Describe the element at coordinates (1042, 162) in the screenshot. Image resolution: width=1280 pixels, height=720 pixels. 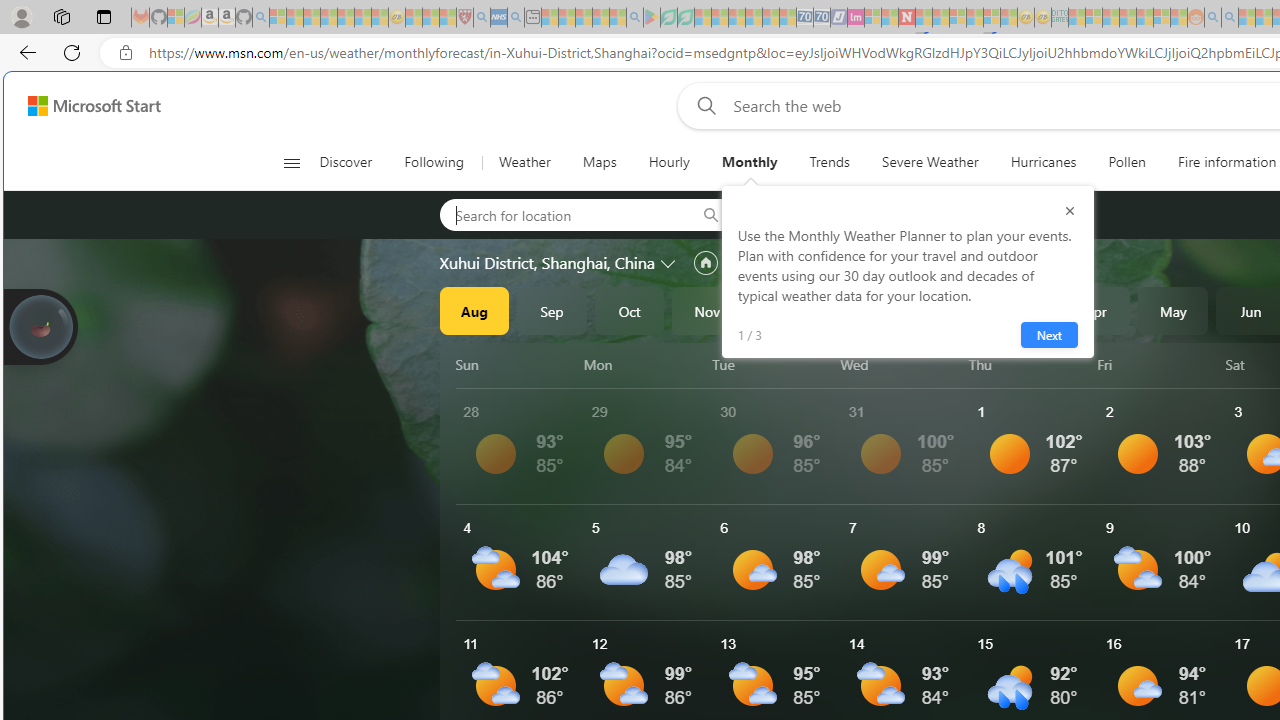
I see `'Hurricanes'` at that location.